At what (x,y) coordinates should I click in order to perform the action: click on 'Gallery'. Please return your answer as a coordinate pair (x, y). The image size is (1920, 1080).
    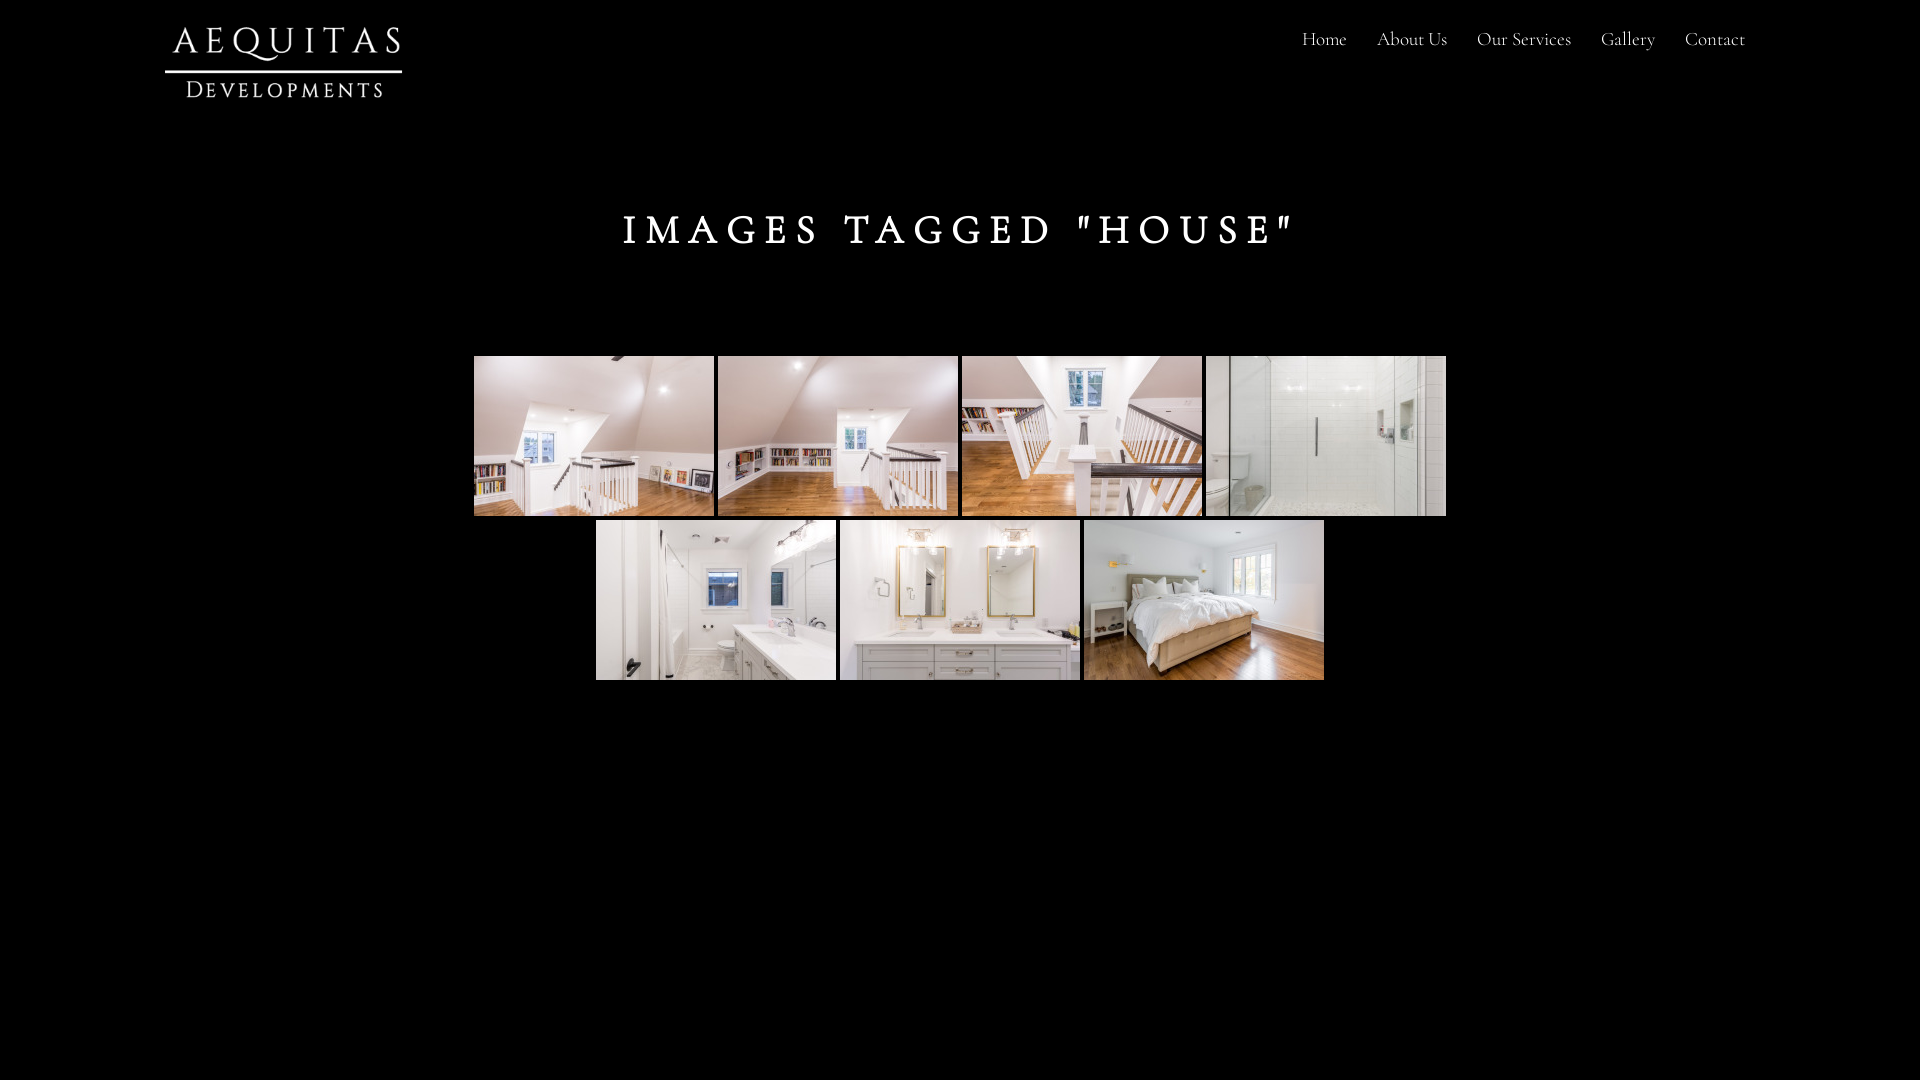
    Looking at the image, I should click on (1584, 39).